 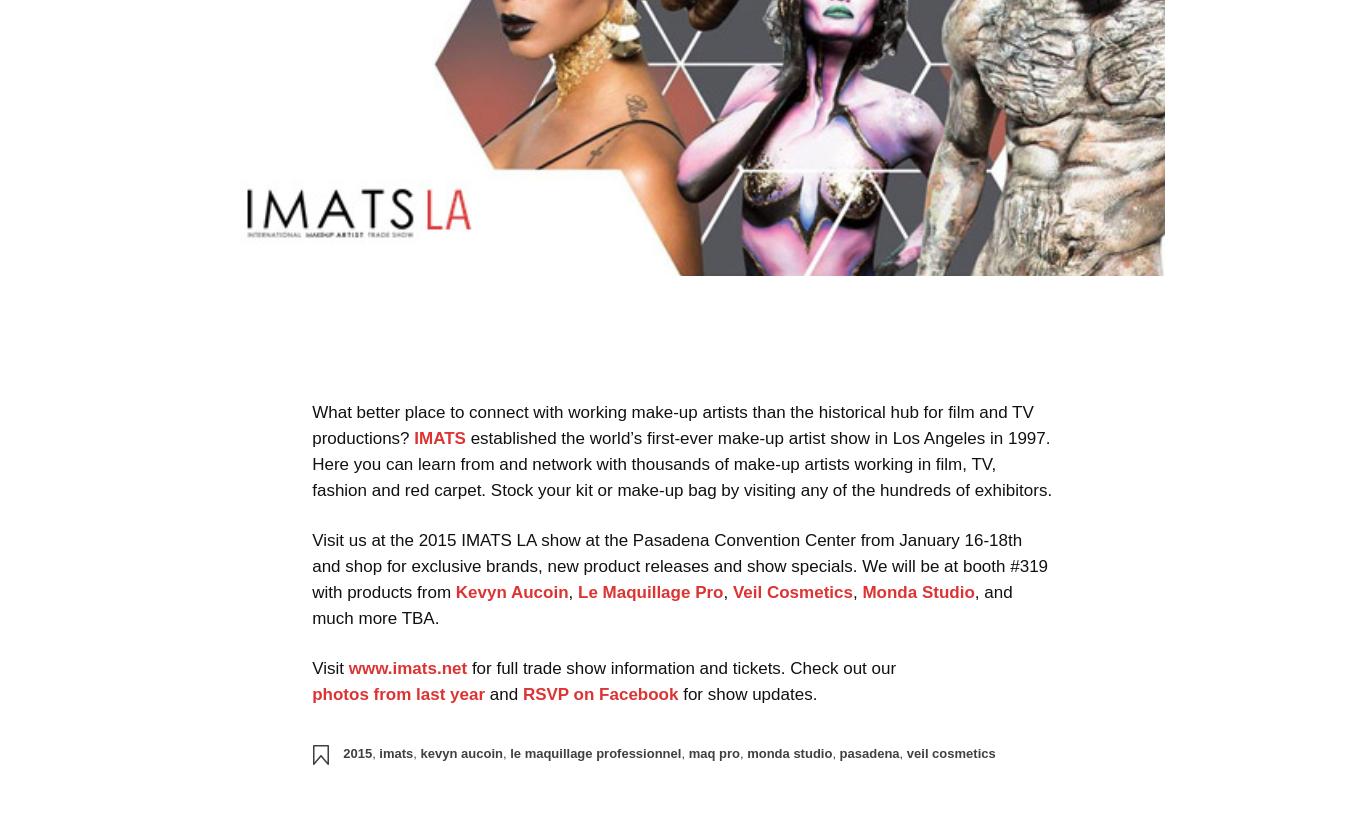 What do you see at coordinates (461, 752) in the screenshot?
I see `'kevyn aucoin'` at bounding box center [461, 752].